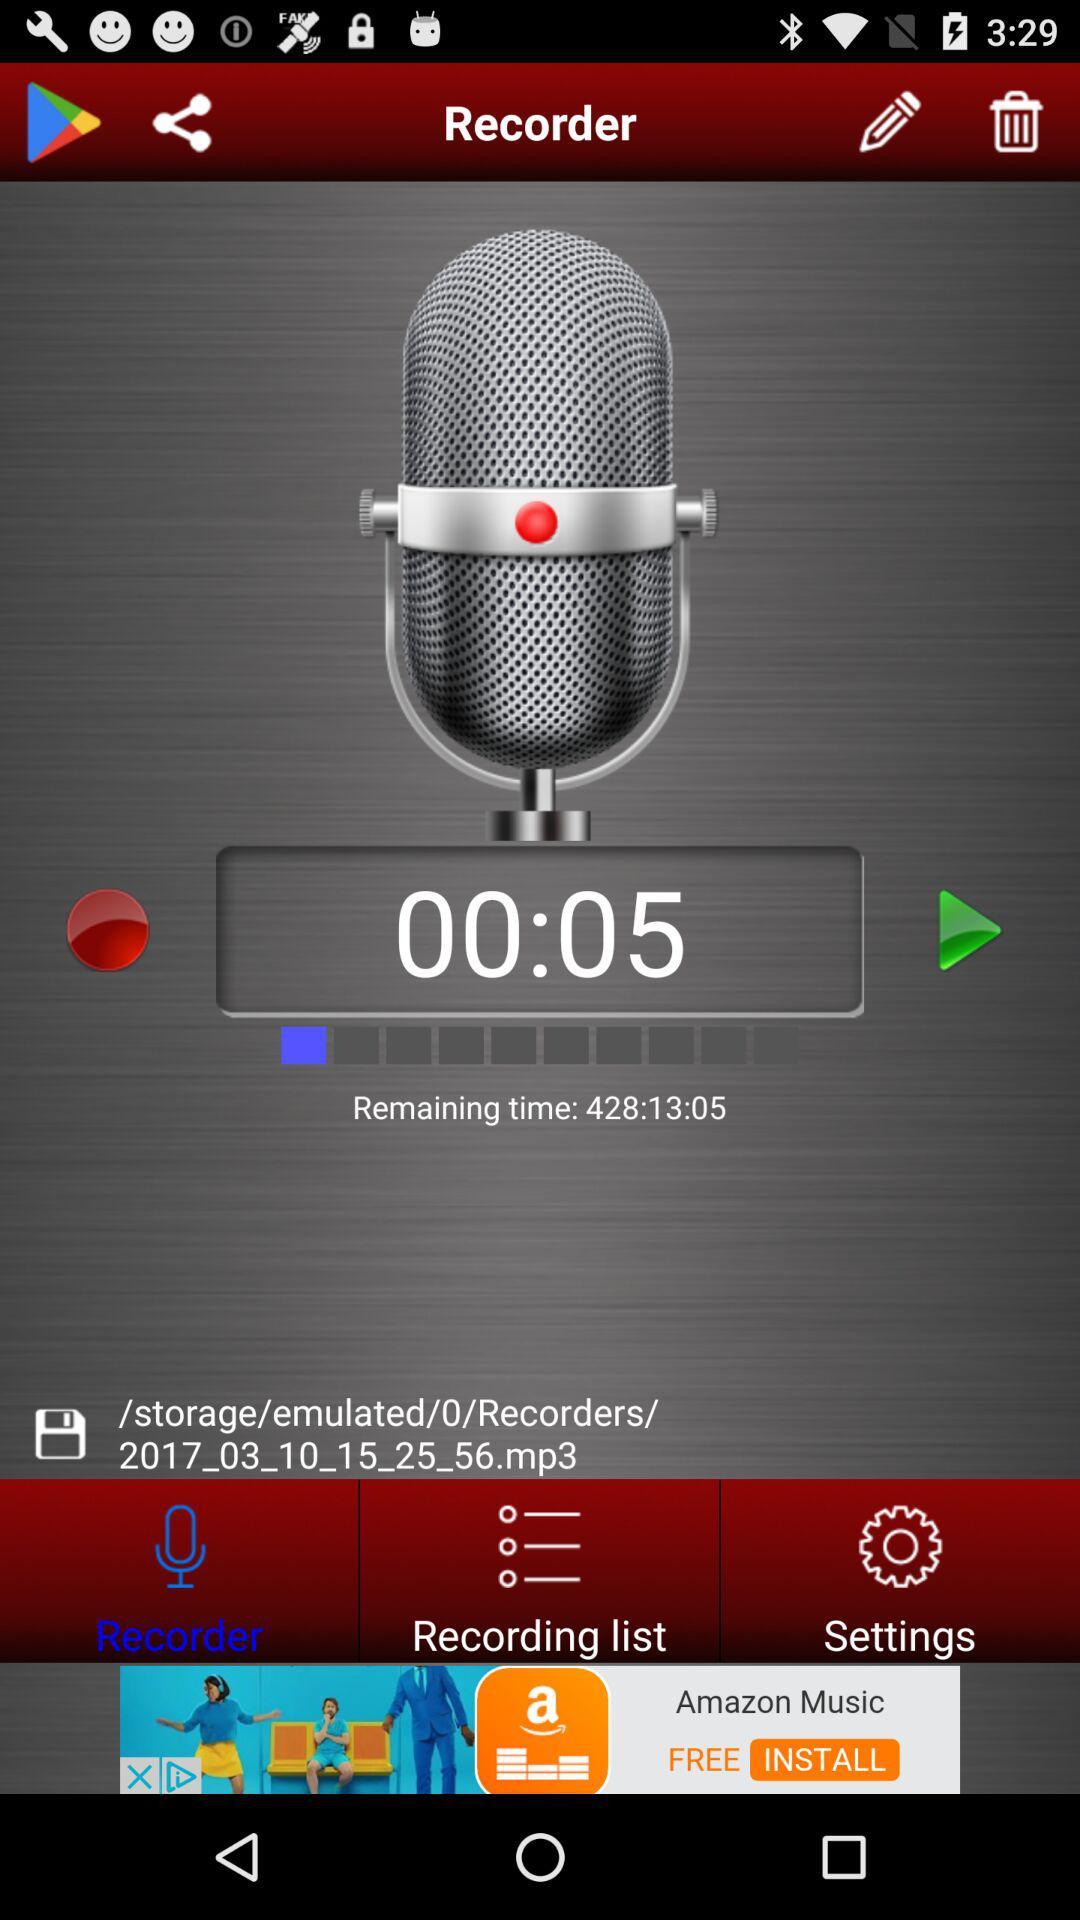 The image size is (1080, 1920). Describe the element at coordinates (61, 129) in the screenshot. I see `the play icon` at that location.